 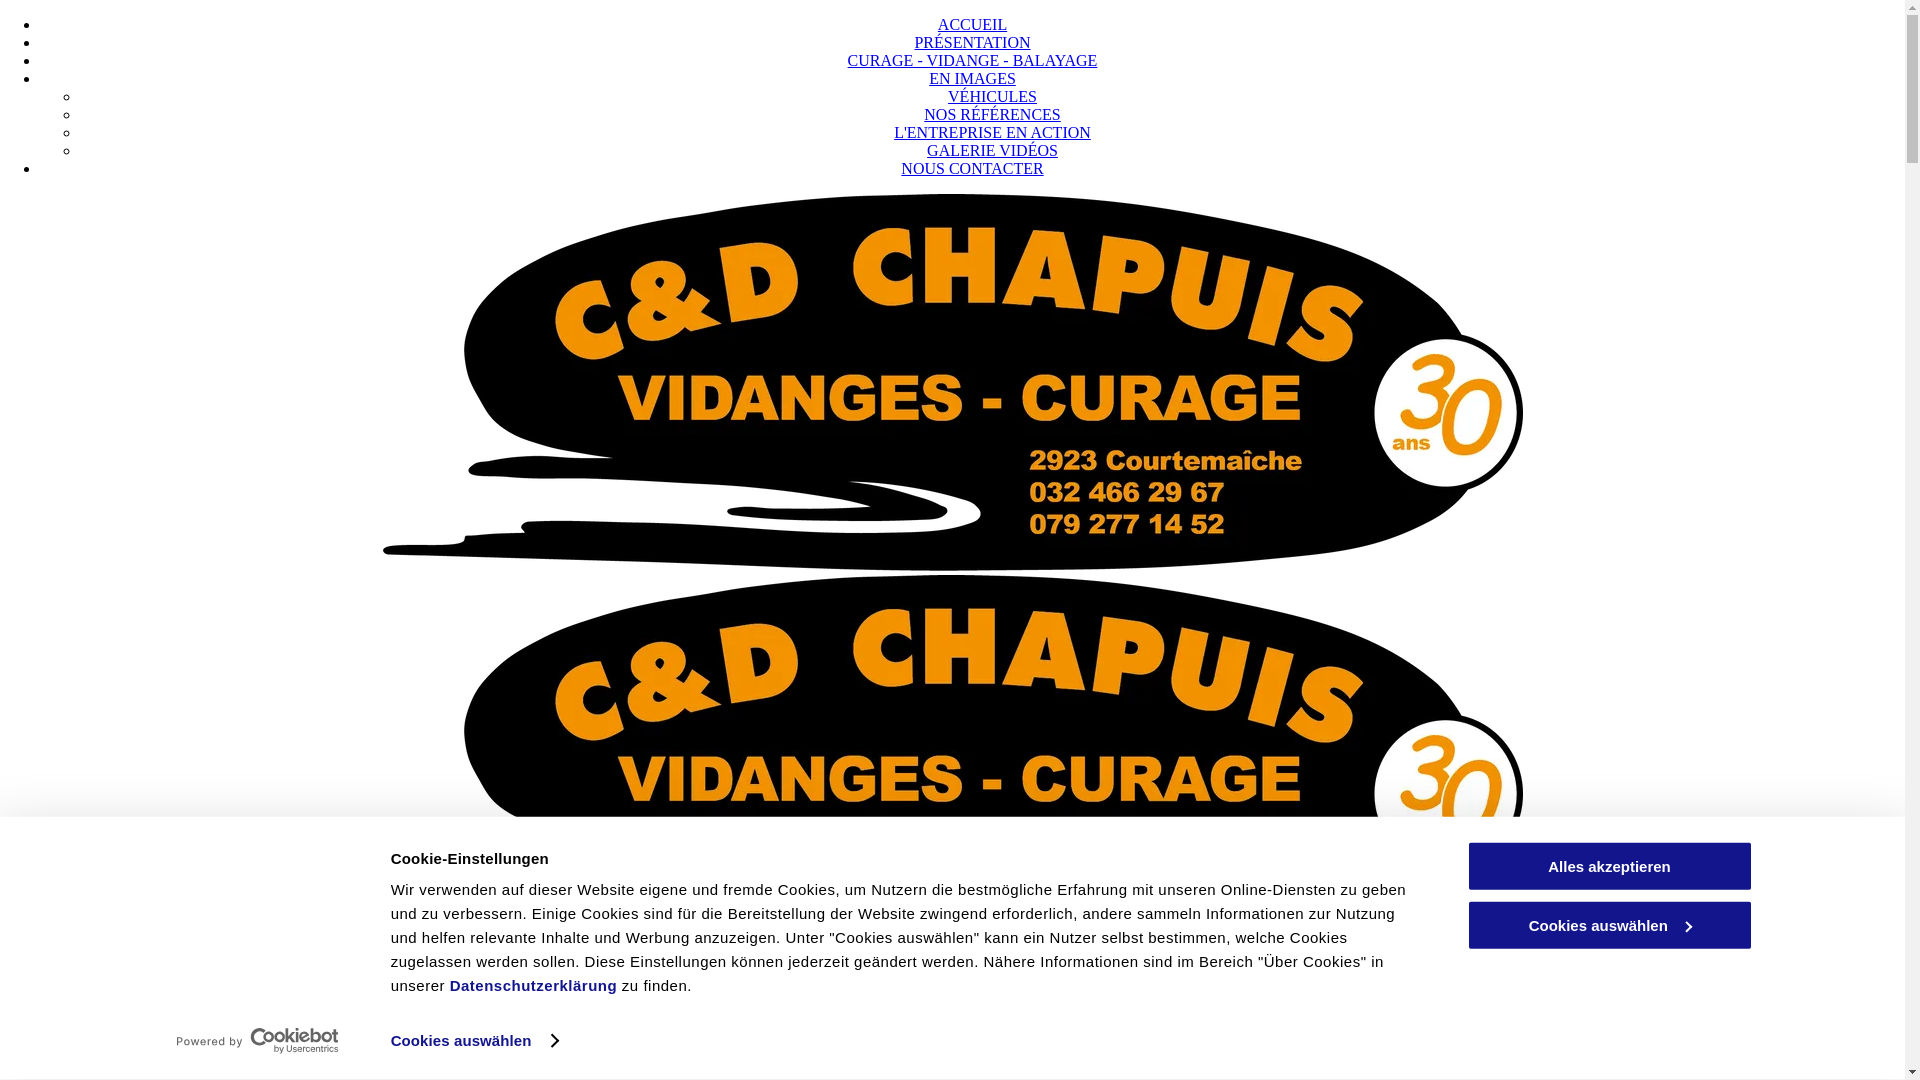 I want to click on 'NOUS CONTACTER', so click(x=971, y=167).